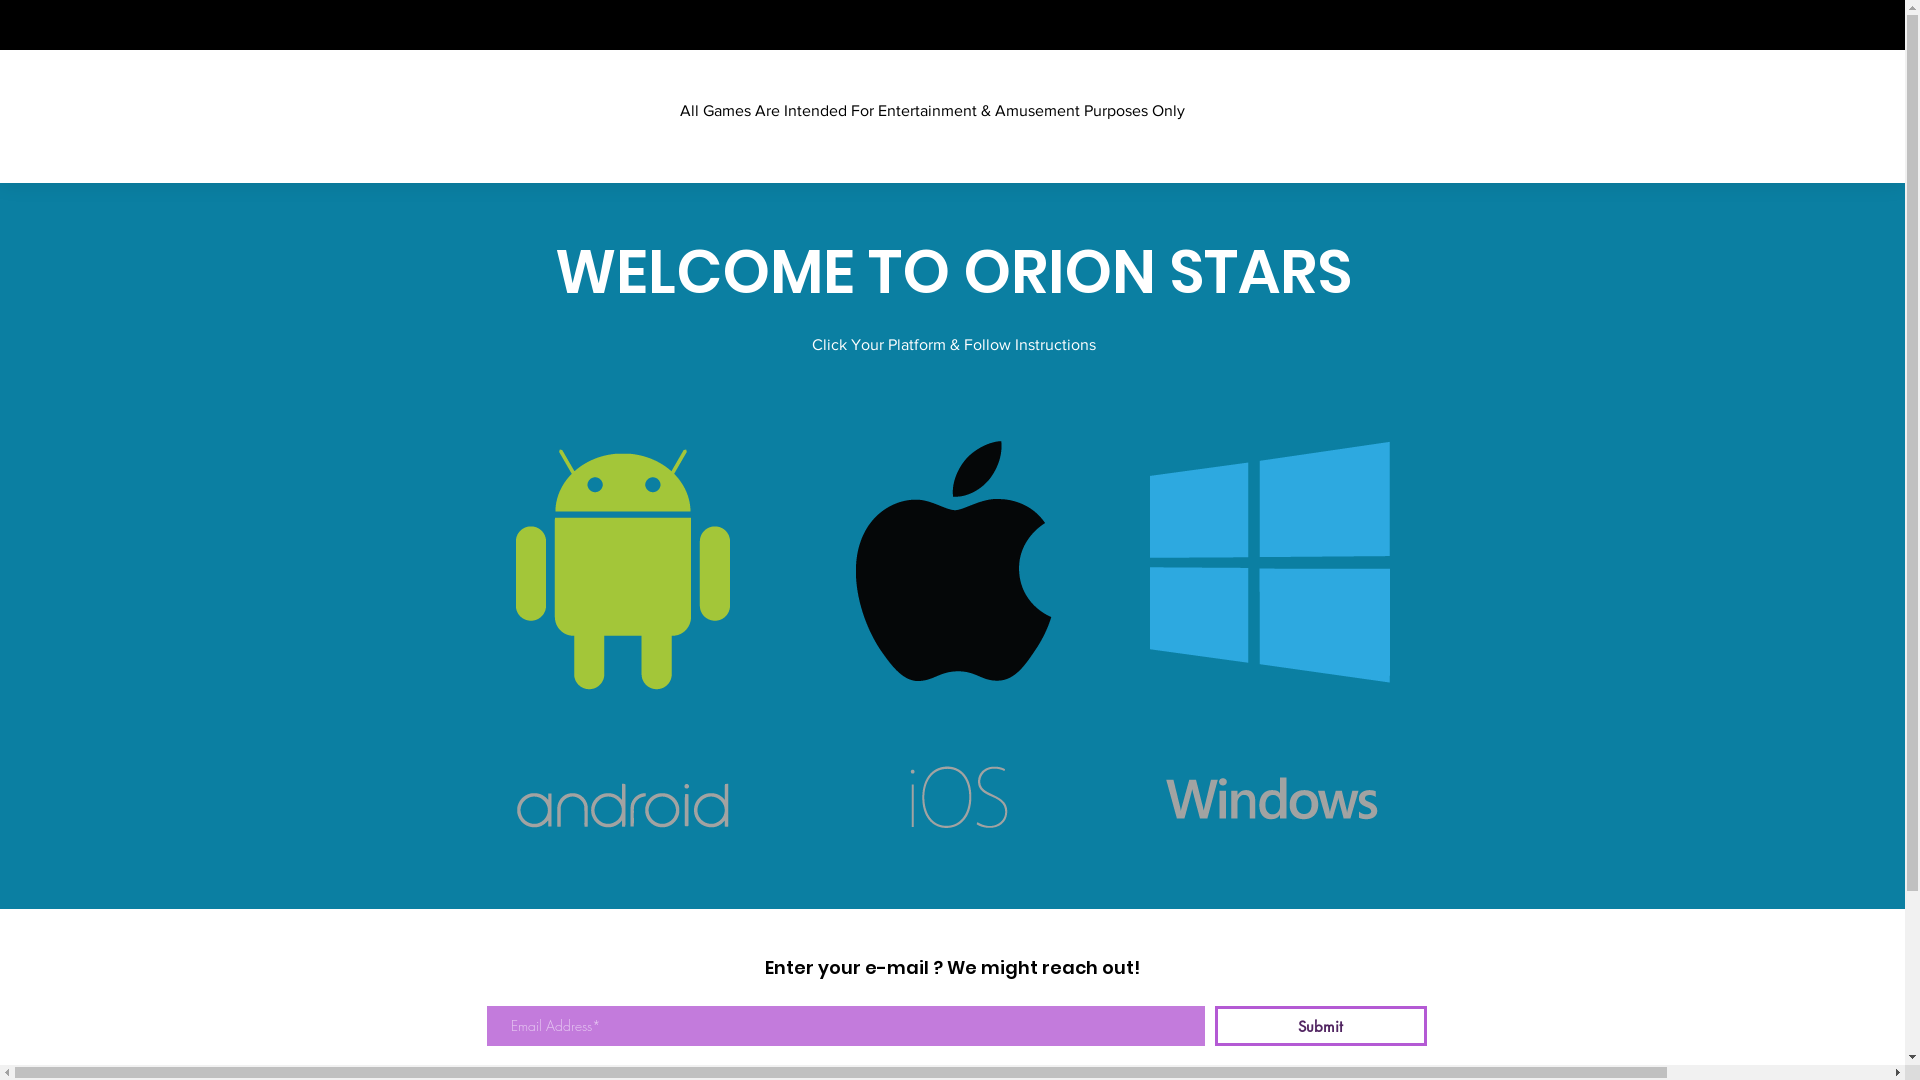 This screenshot has height=1080, width=1920. I want to click on 'Submit', so click(1320, 1026).